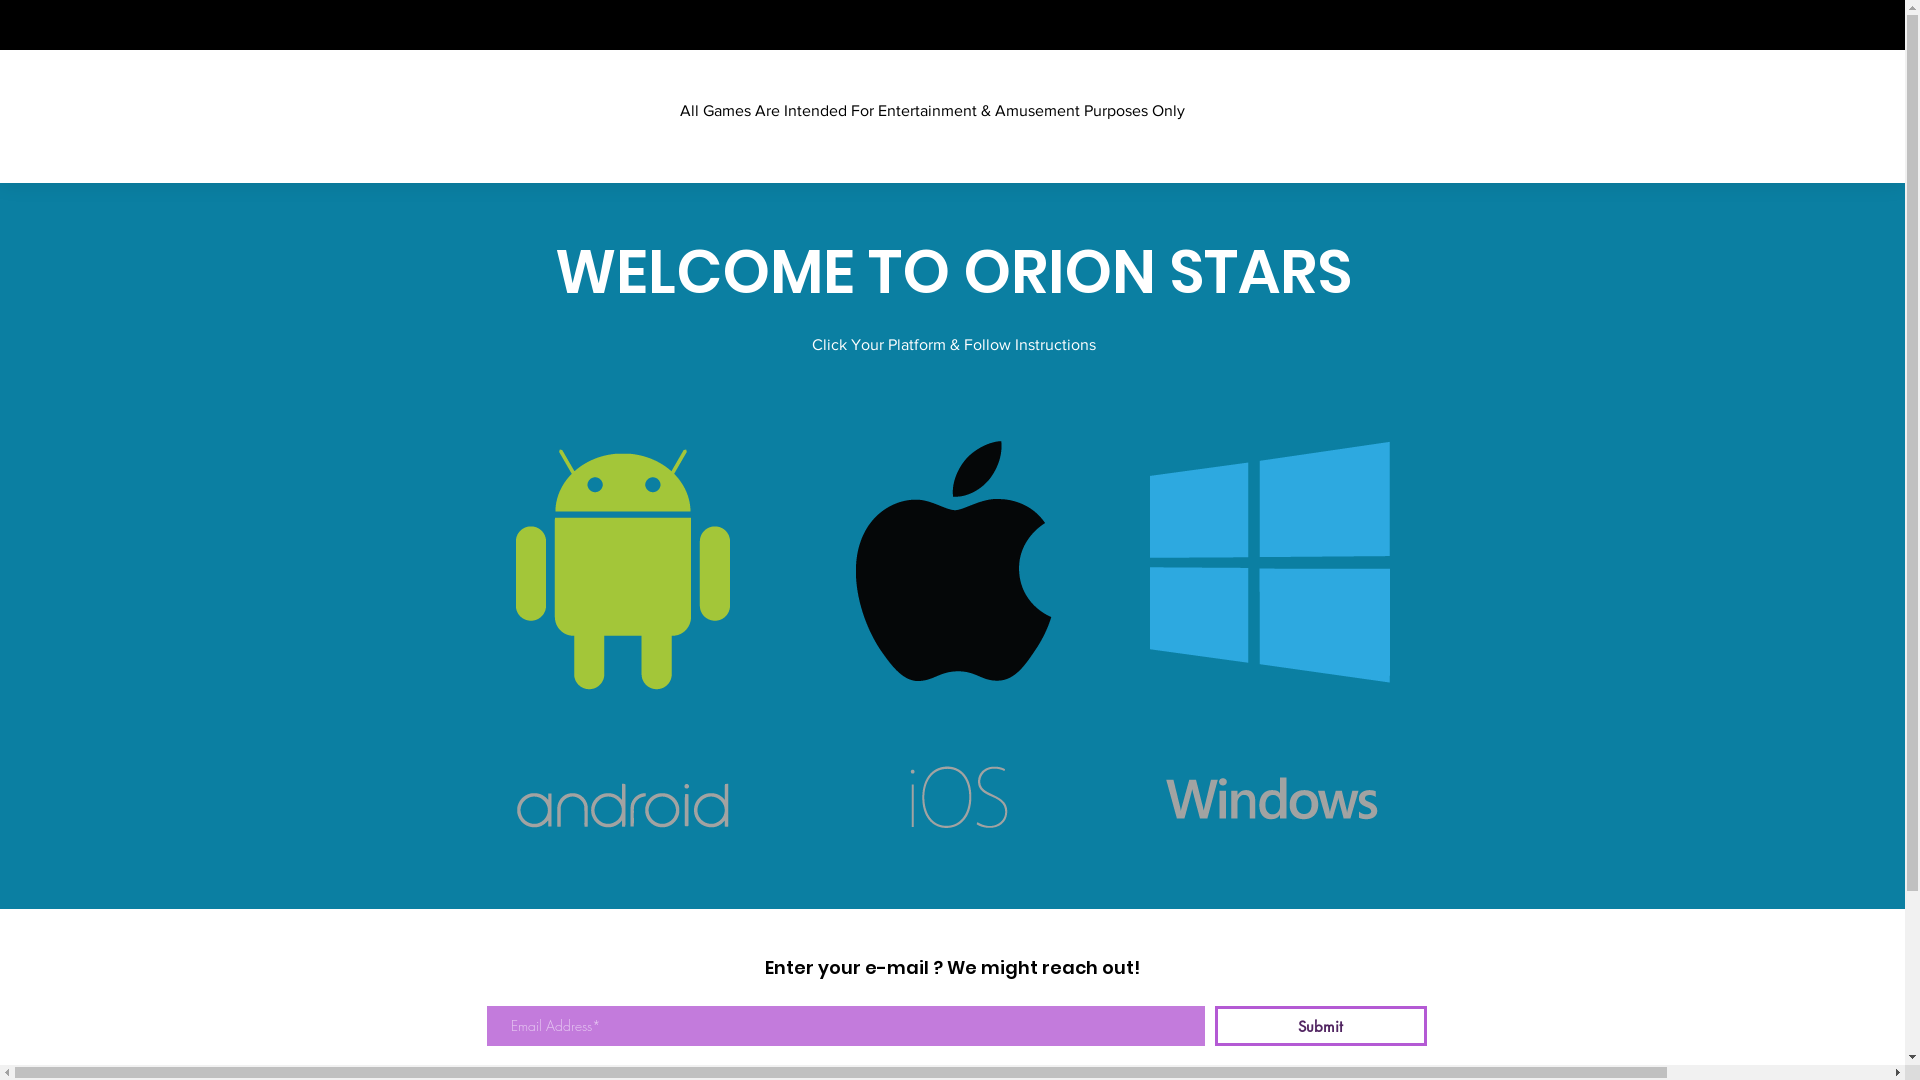 This screenshot has height=1080, width=1920. I want to click on 'Submit', so click(1320, 1026).